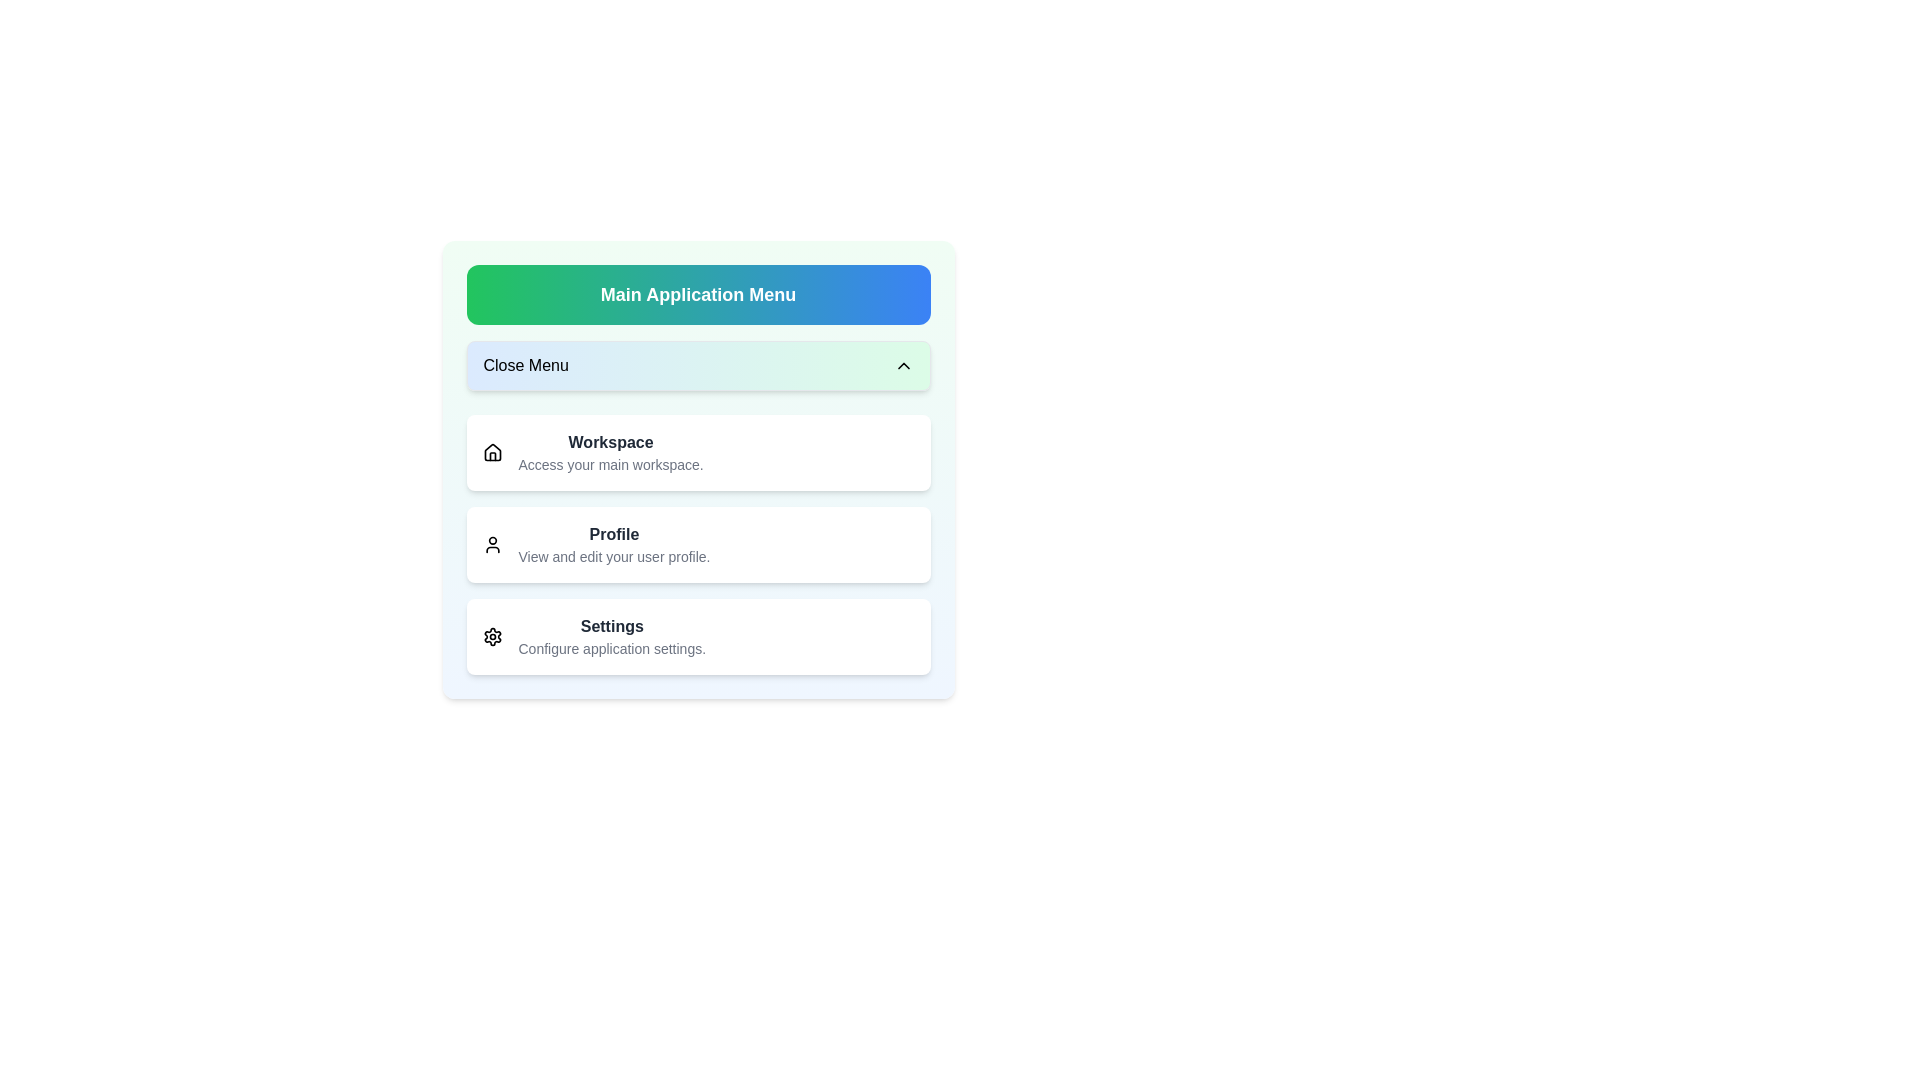 This screenshot has width=1920, height=1080. I want to click on the menu item Profile from the options Workspace, Profile, or Settings, so click(698, 544).